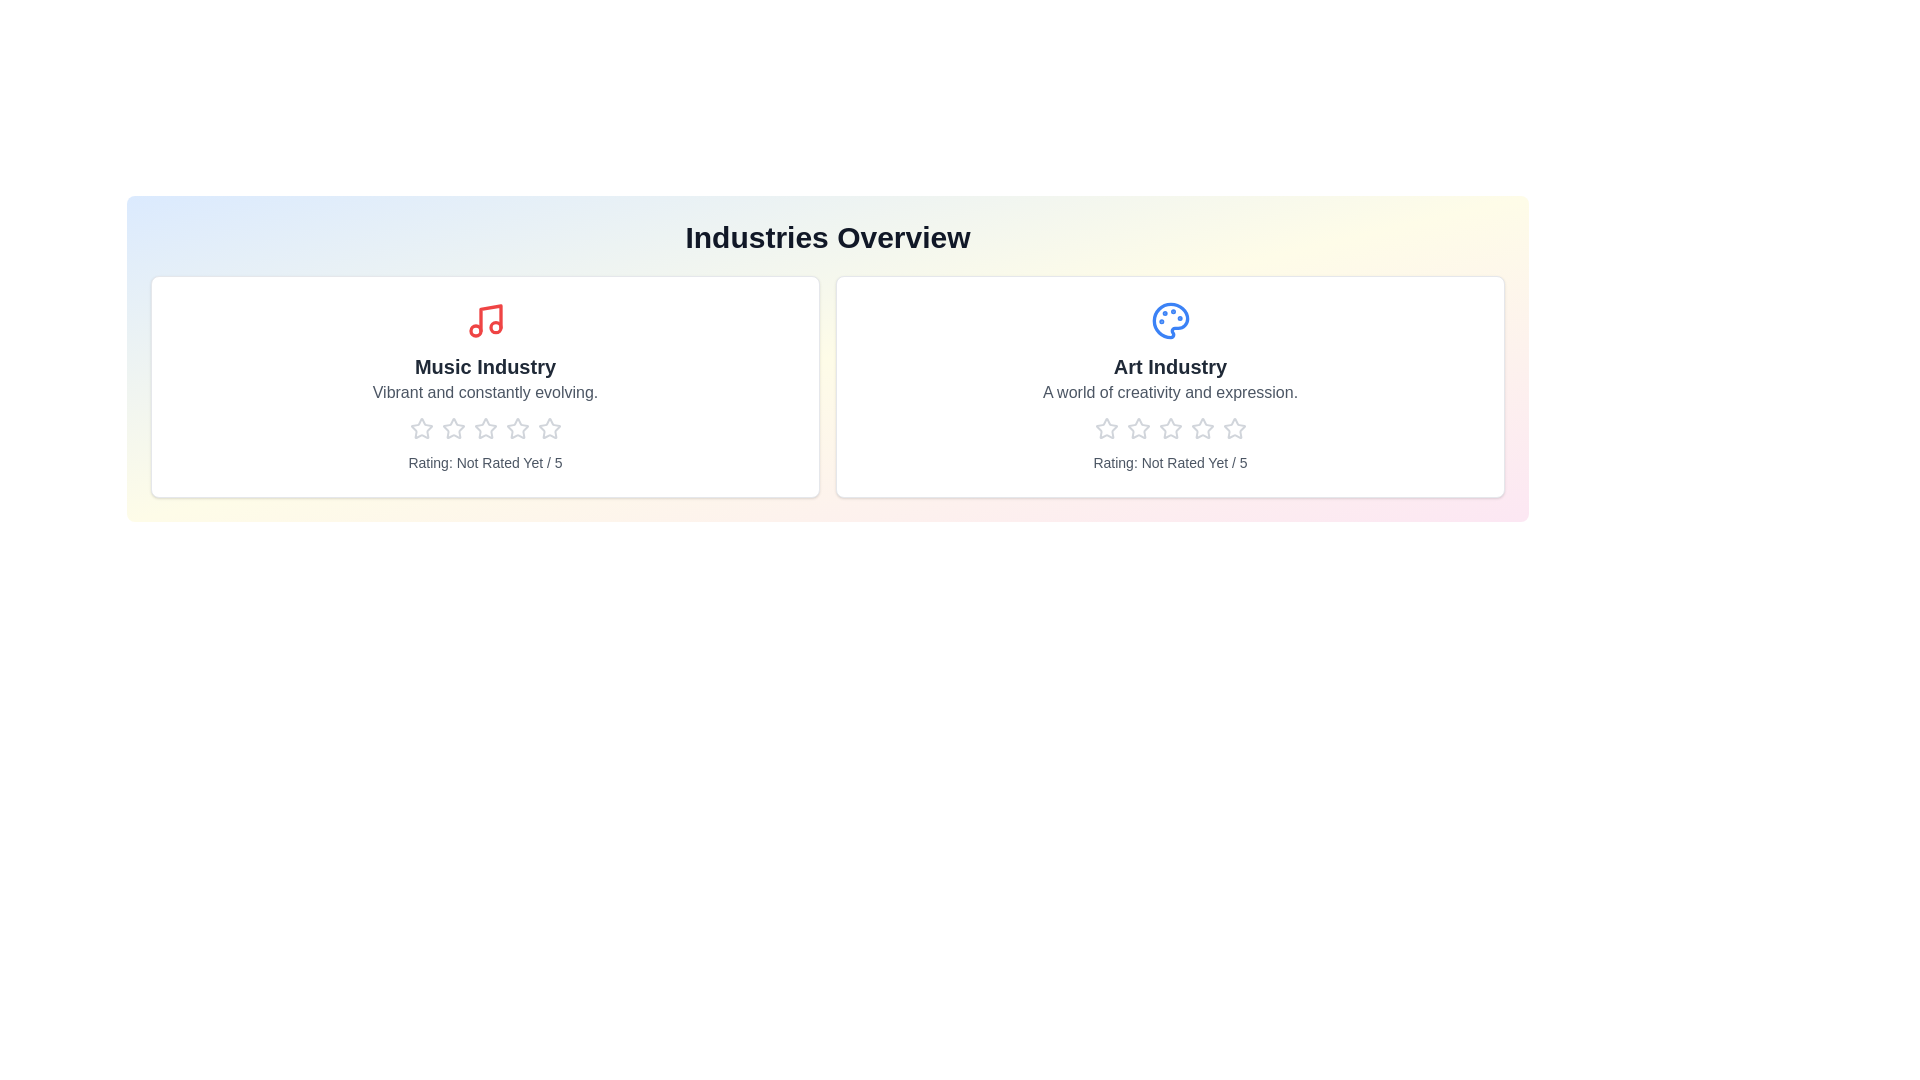 The height and width of the screenshot is (1080, 1920). Describe the element at coordinates (517, 427) in the screenshot. I see `the star corresponding to 4 stars to preview the rating` at that location.